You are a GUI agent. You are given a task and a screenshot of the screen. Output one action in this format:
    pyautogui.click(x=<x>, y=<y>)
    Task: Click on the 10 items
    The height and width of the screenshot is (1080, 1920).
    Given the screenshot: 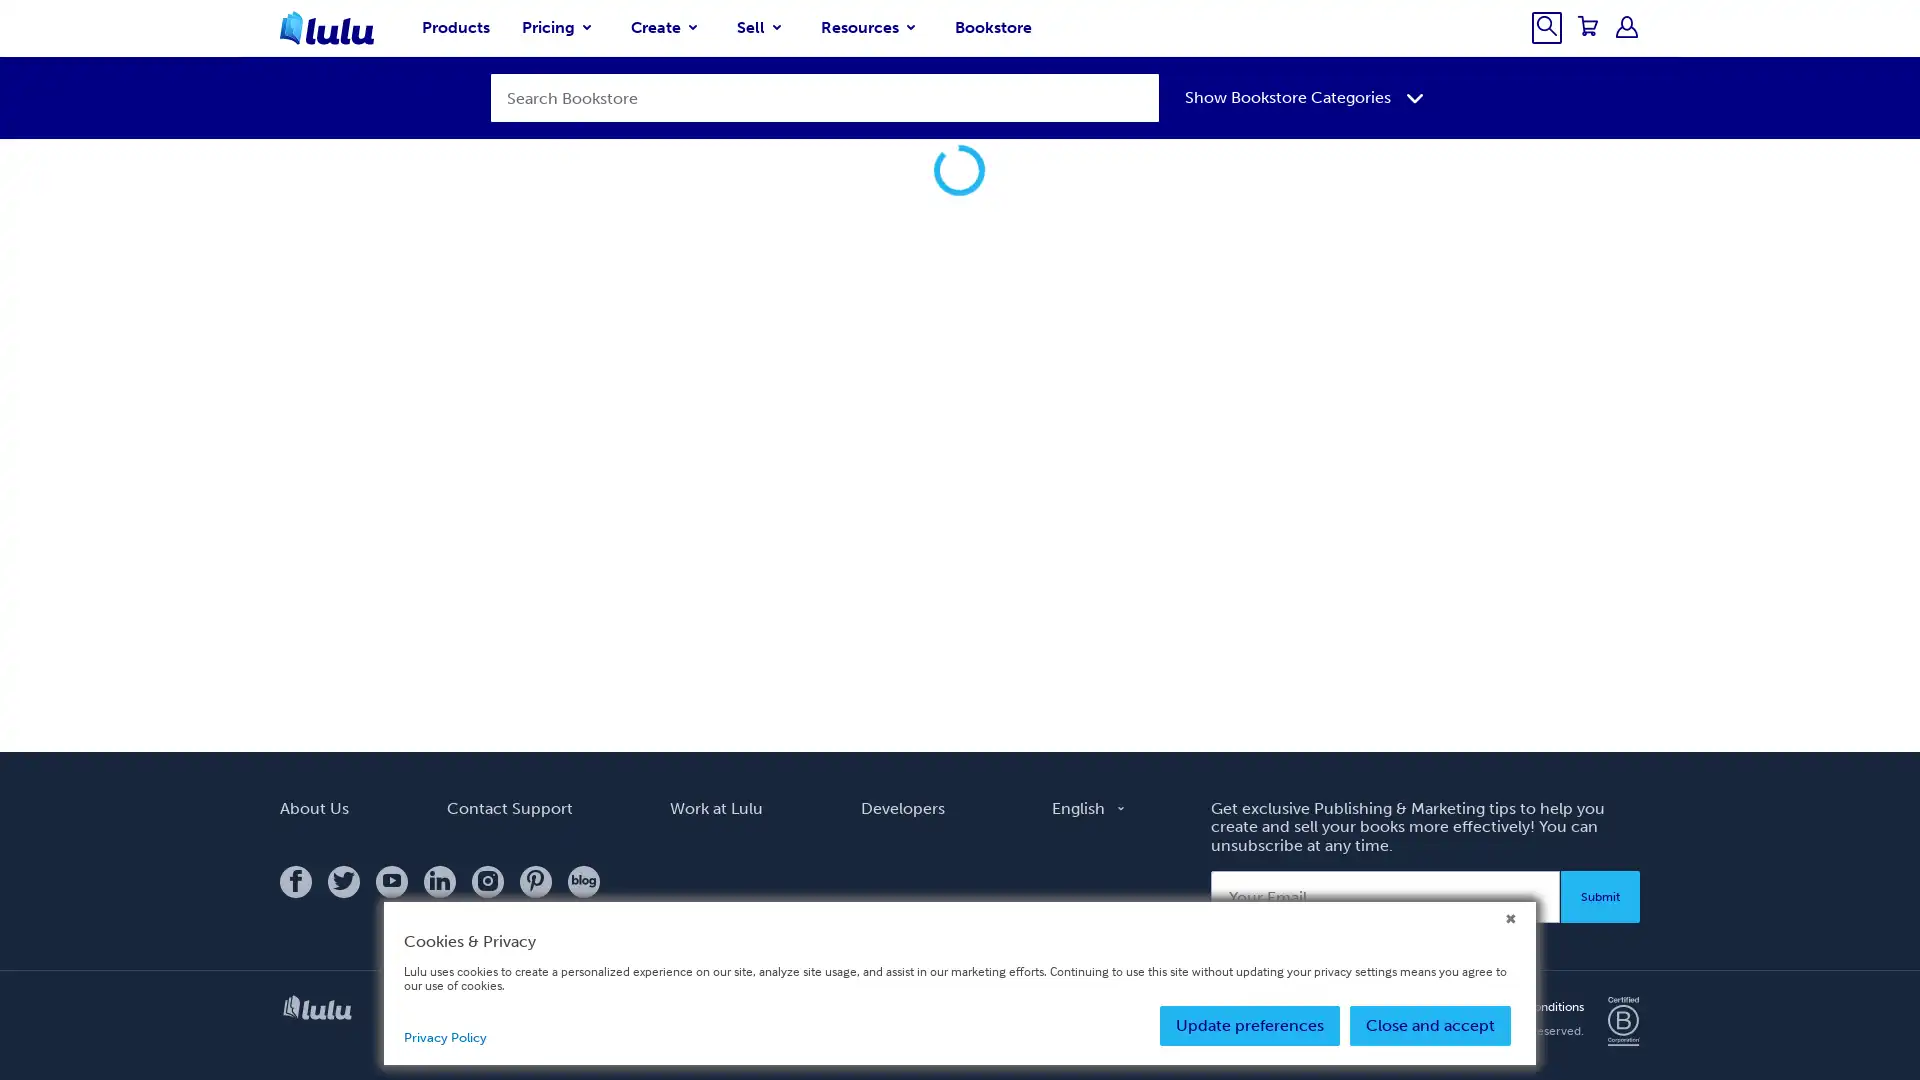 What is the action you would take?
    pyautogui.click(x=686, y=622)
    